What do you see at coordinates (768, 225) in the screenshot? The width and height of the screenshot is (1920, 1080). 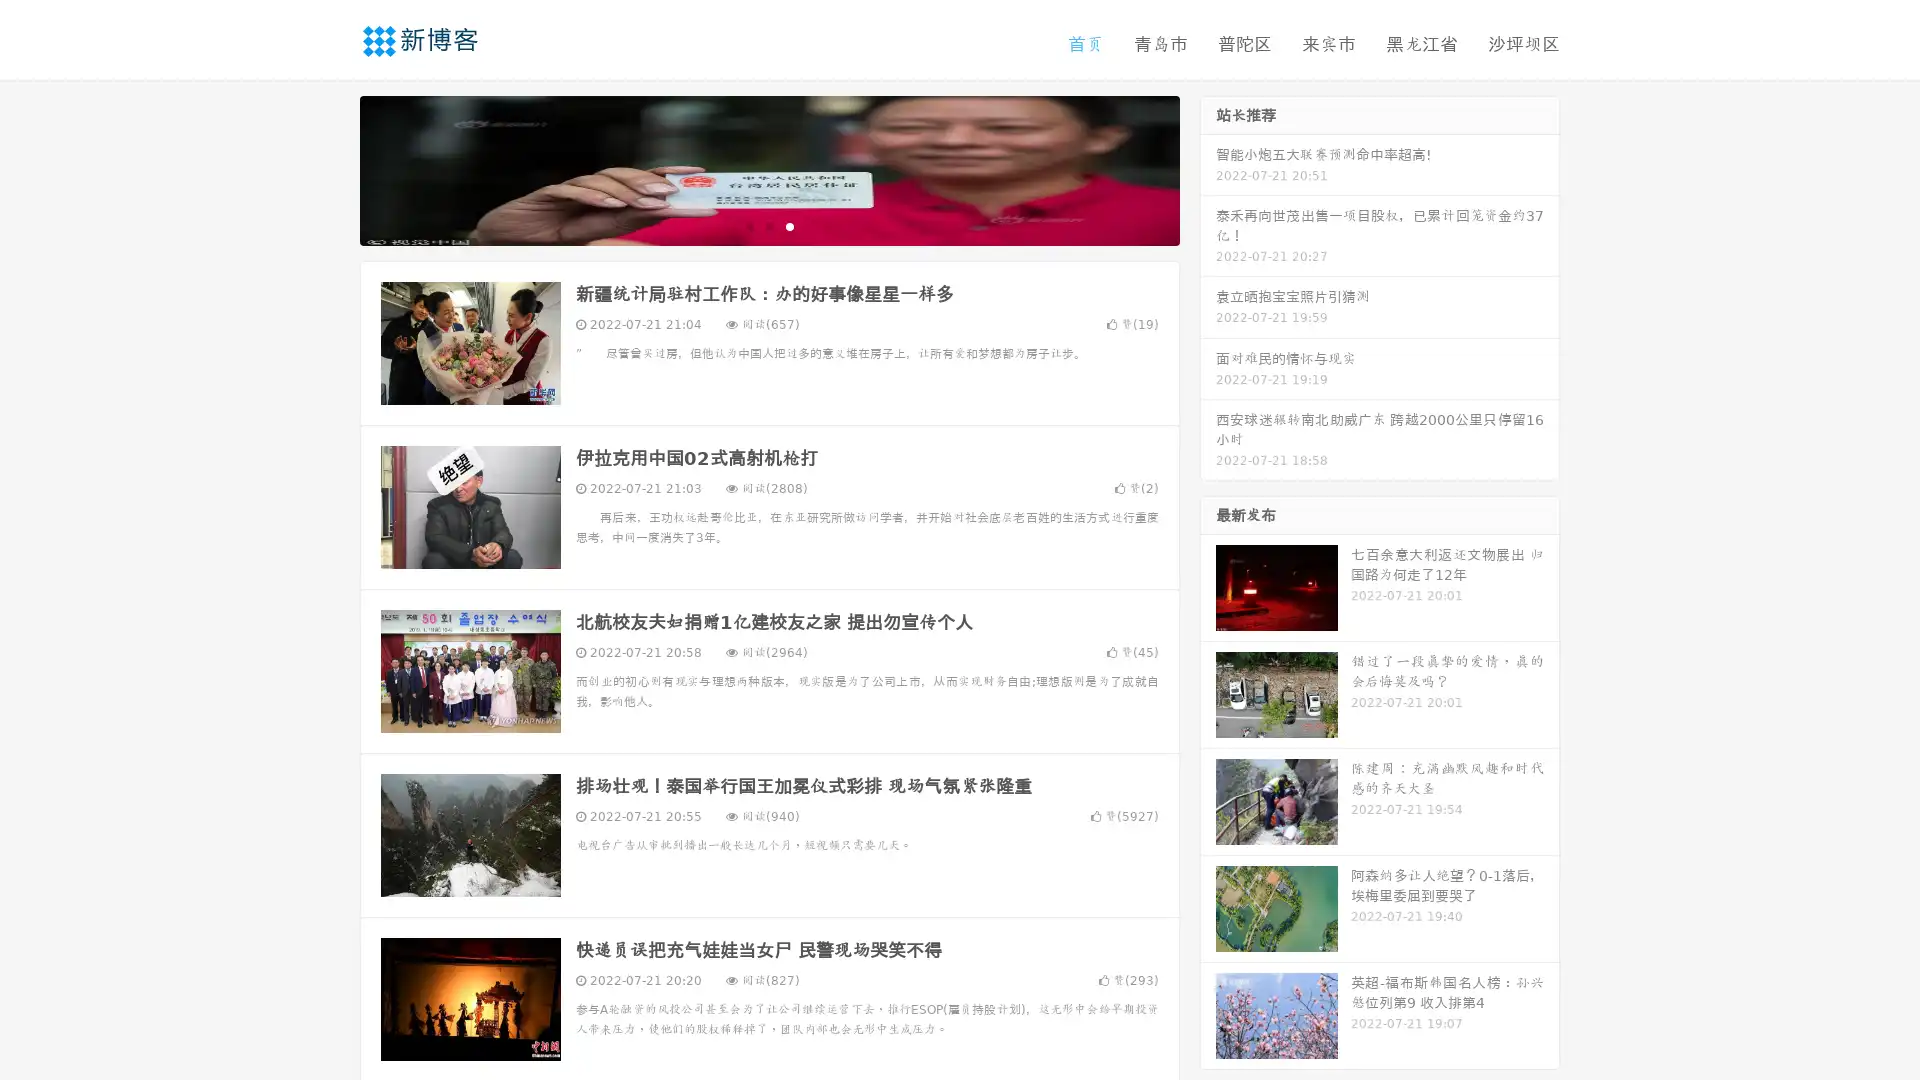 I see `Go to slide 2` at bounding box center [768, 225].